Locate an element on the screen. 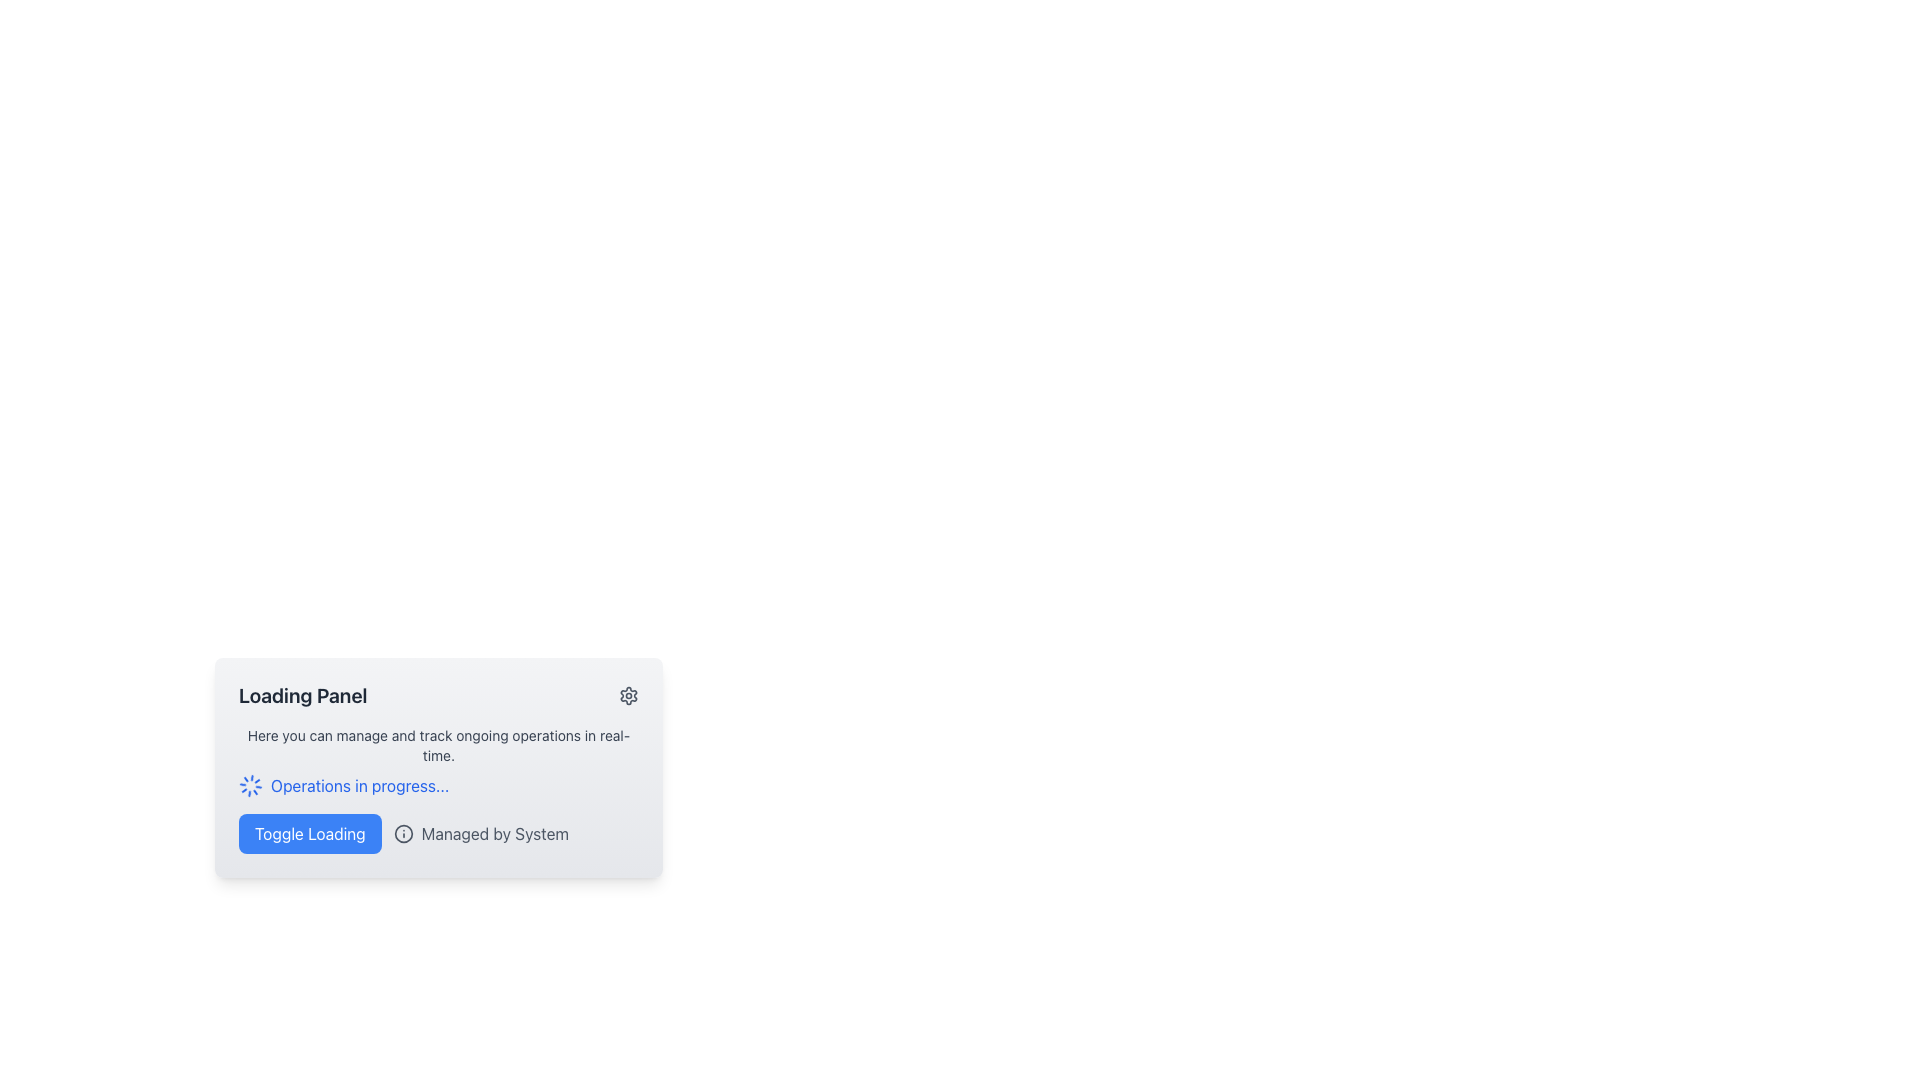  the animation of the spinner icon located to the left of the text 'Operations in progress...' within the 'Loading Panel' section is located at coordinates (249, 785).